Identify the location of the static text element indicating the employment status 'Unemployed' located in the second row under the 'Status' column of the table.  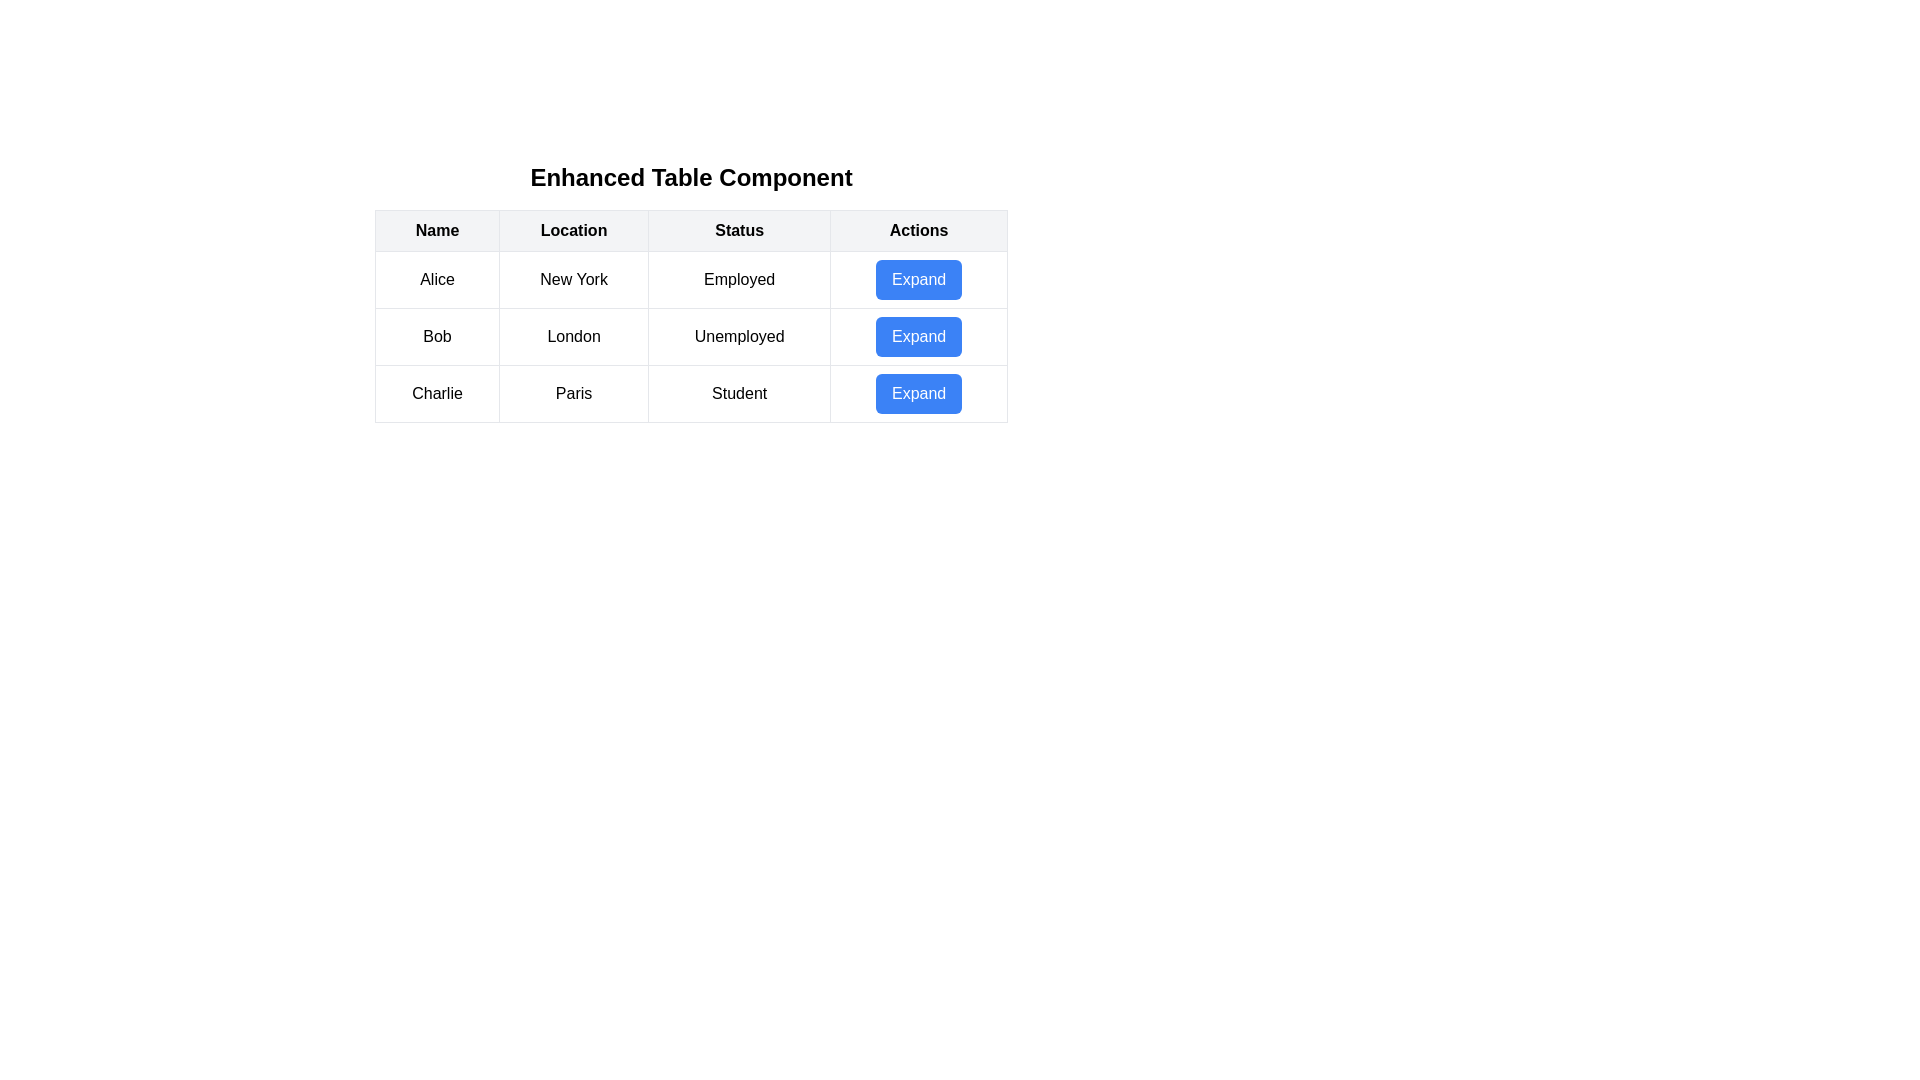
(738, 335).